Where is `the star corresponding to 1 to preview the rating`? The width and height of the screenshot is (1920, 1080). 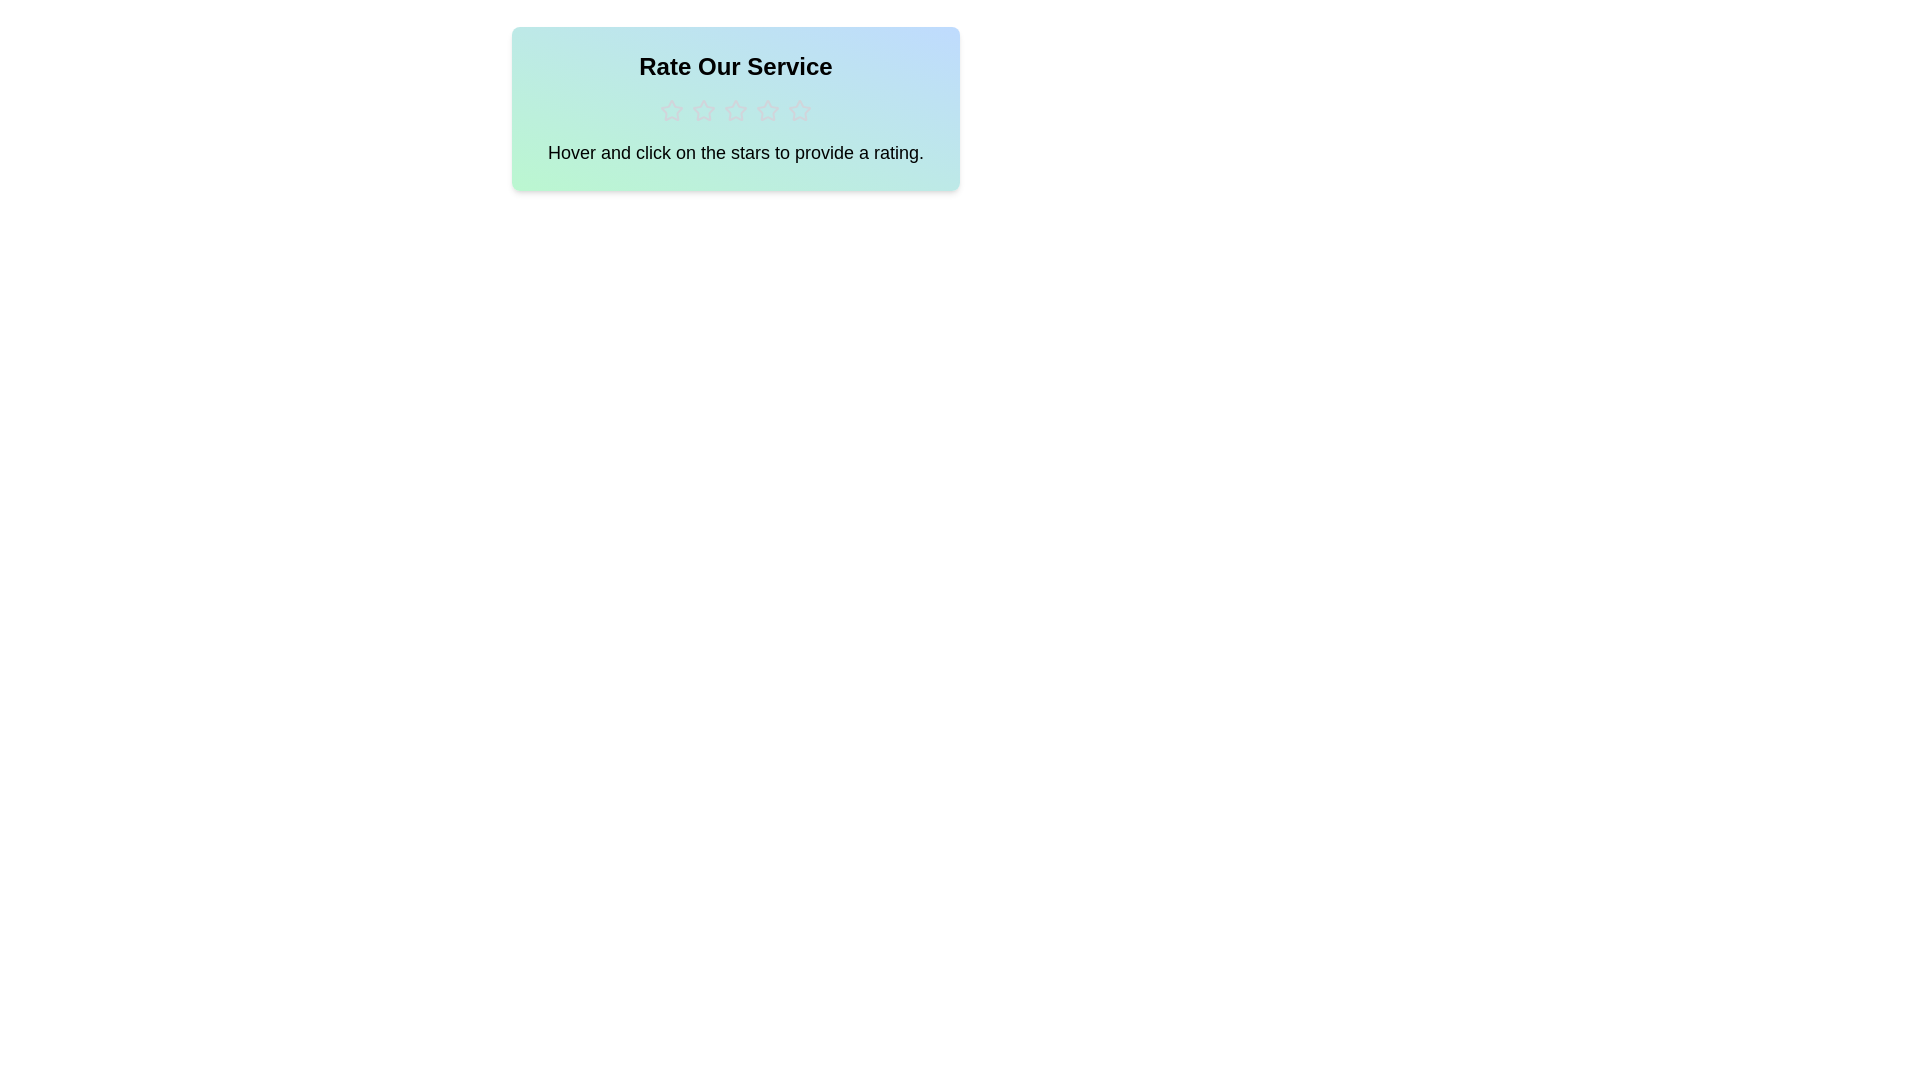
the star corresponding to 1 to preview the rating is located at coordinates (672, 111).